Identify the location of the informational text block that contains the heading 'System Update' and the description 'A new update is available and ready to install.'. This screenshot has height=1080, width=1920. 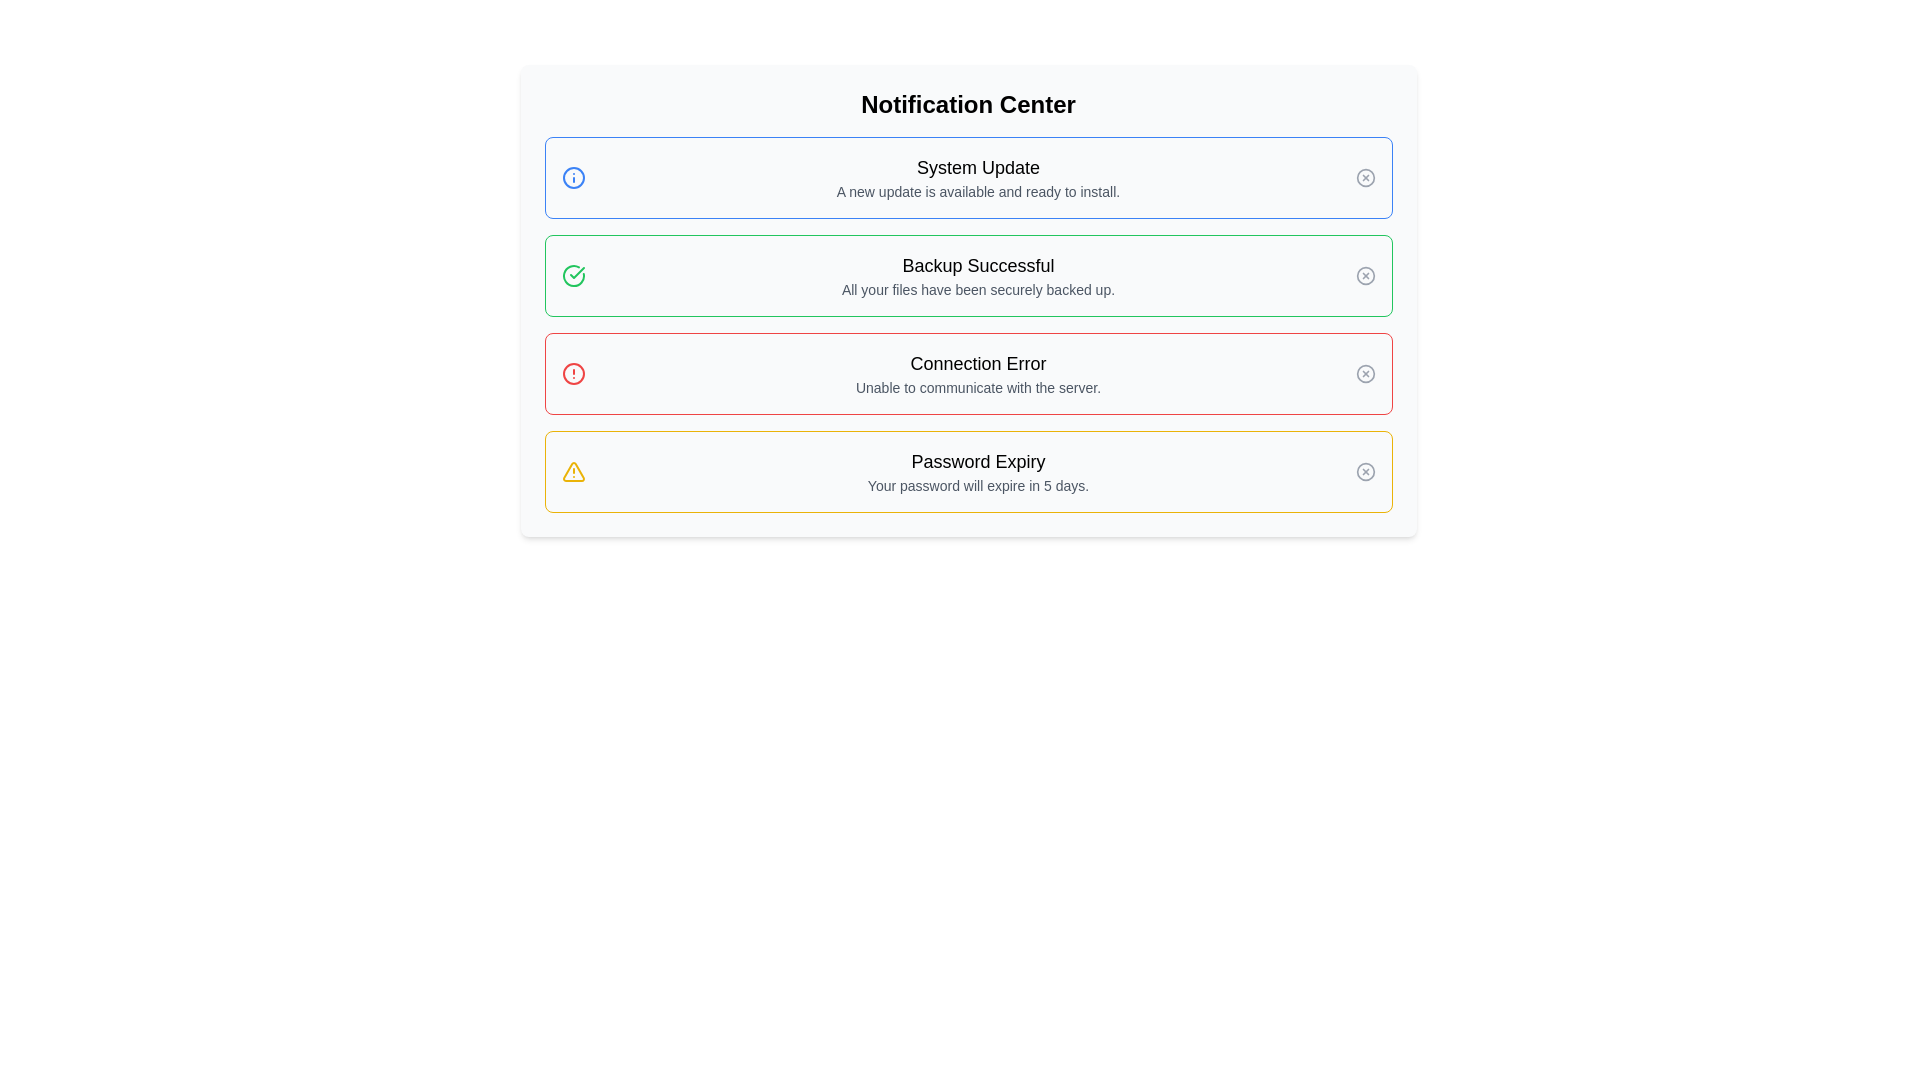
(978, 176).